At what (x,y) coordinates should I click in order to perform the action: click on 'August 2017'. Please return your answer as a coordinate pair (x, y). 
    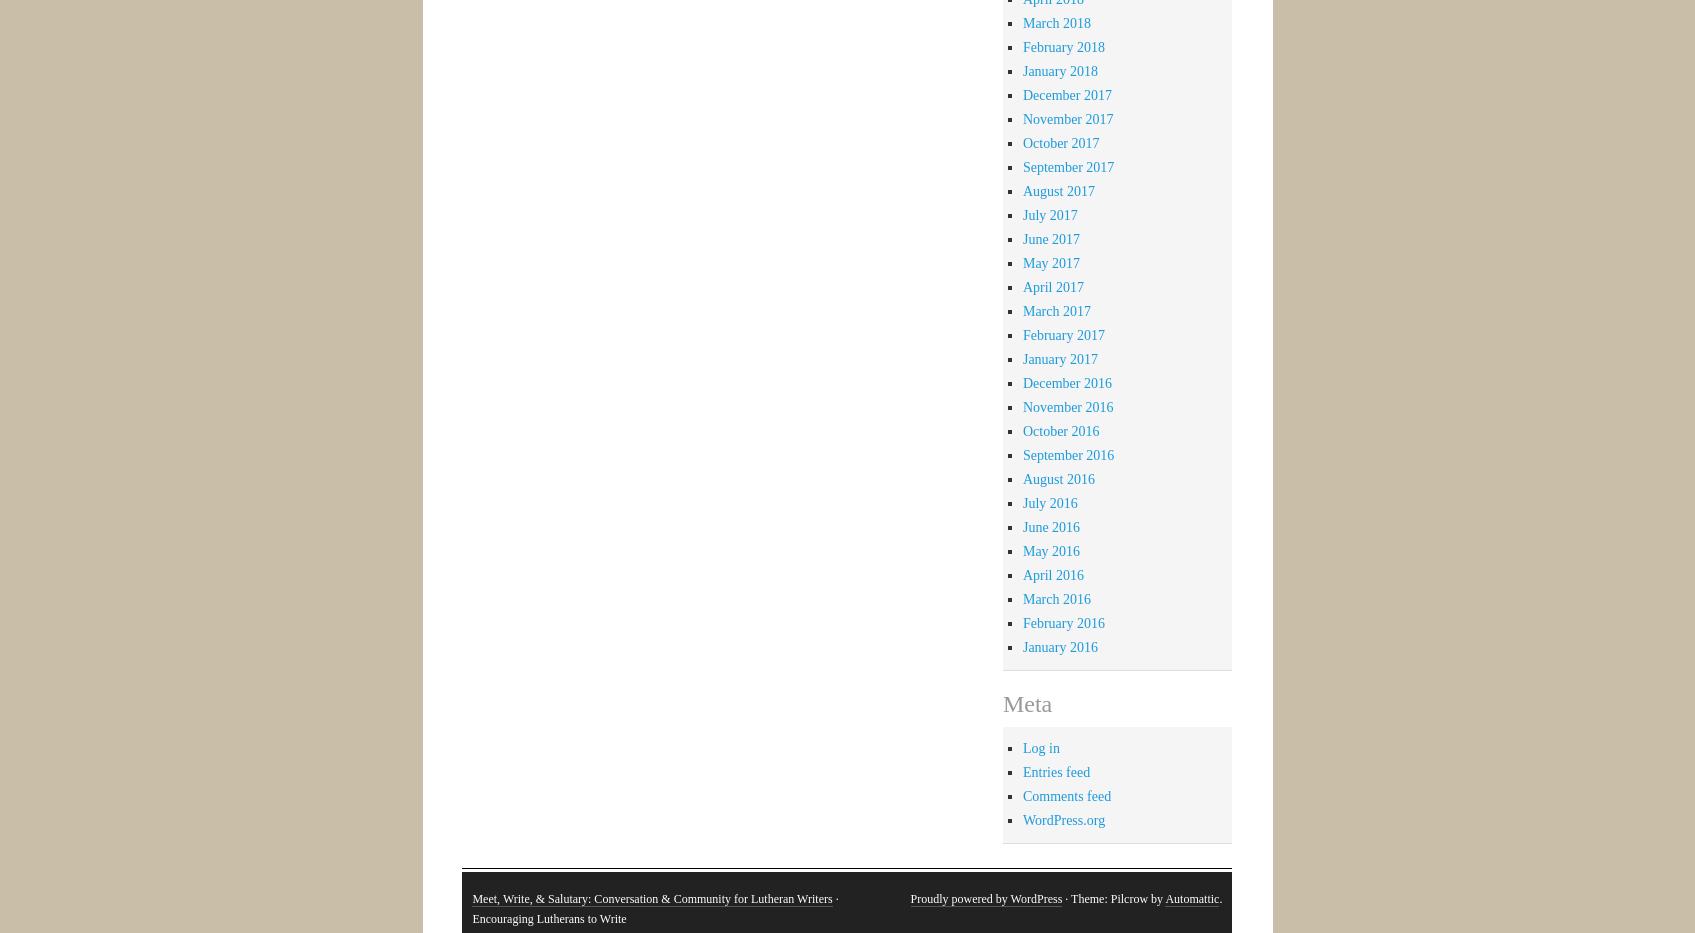
    Looking at the image, I should click on (1058, 190).